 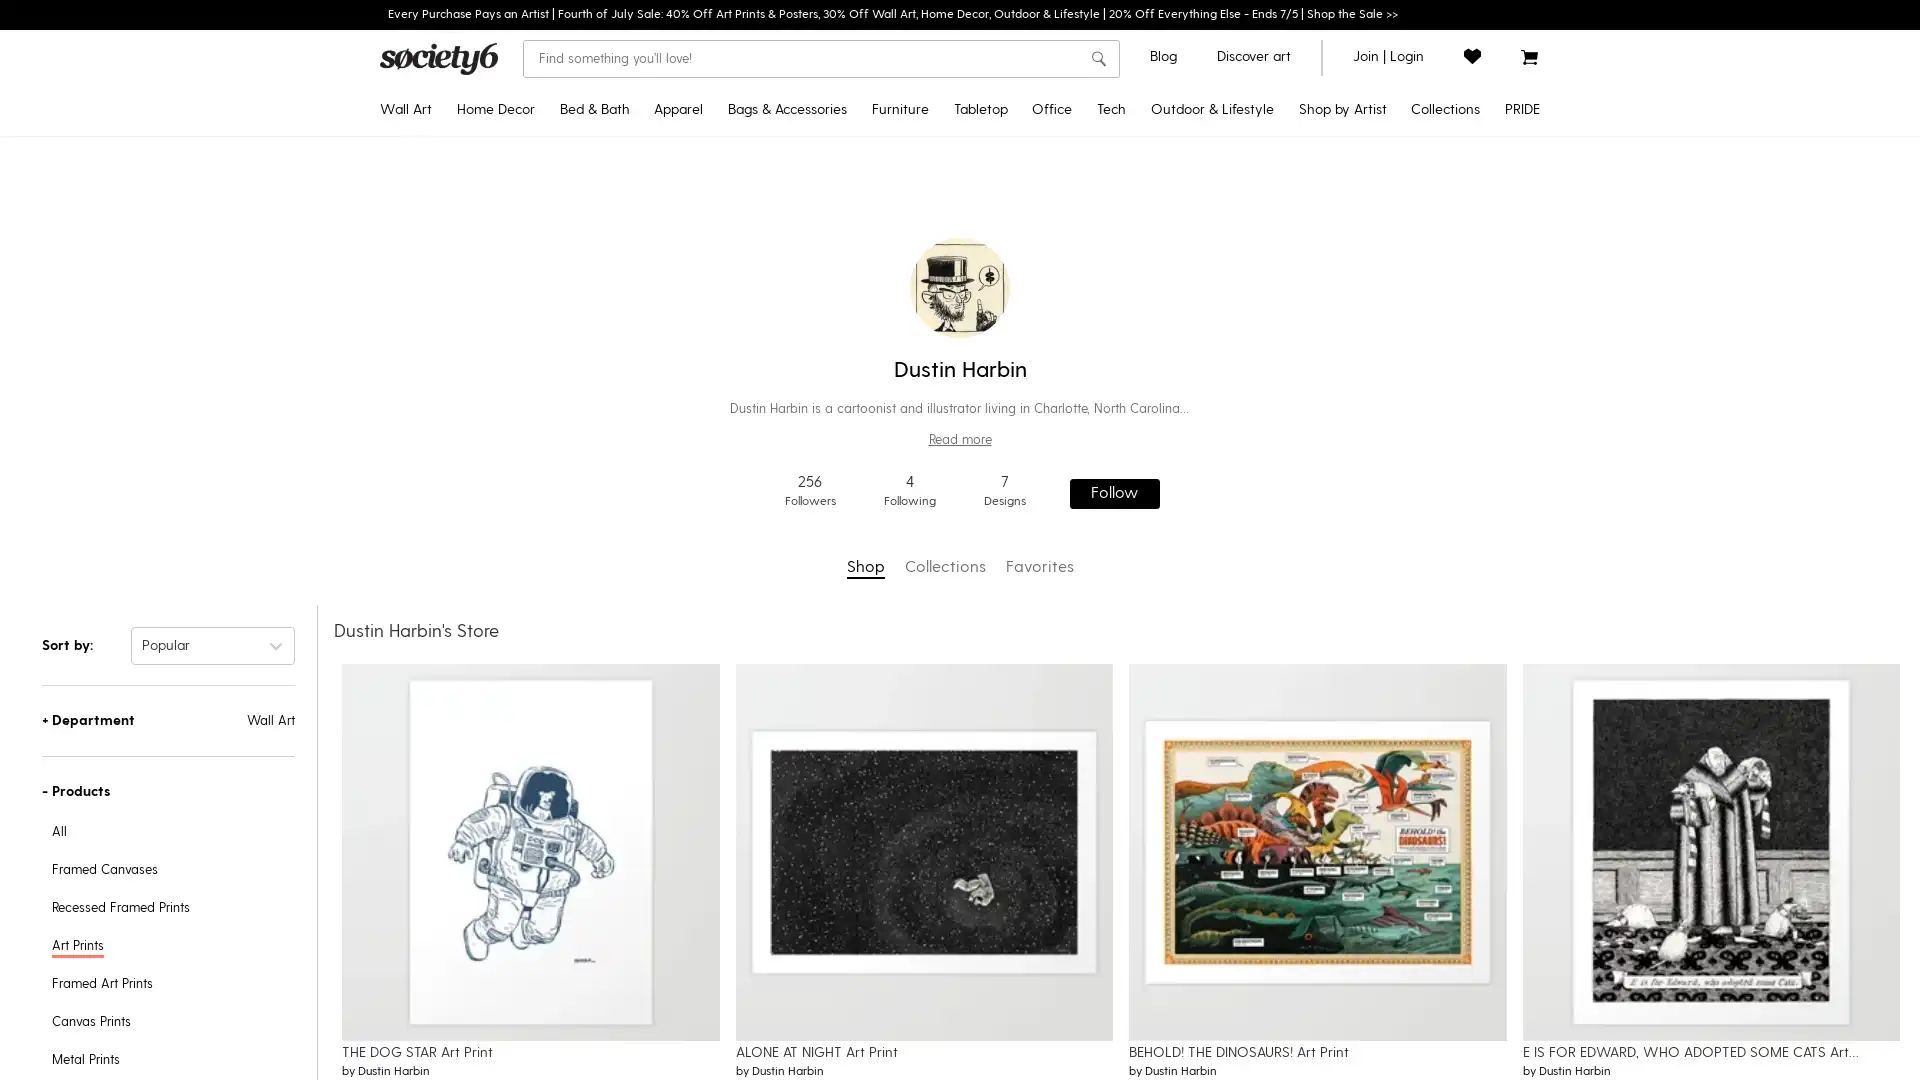 I want to click on Pixar, so click(x=1288, y=224).